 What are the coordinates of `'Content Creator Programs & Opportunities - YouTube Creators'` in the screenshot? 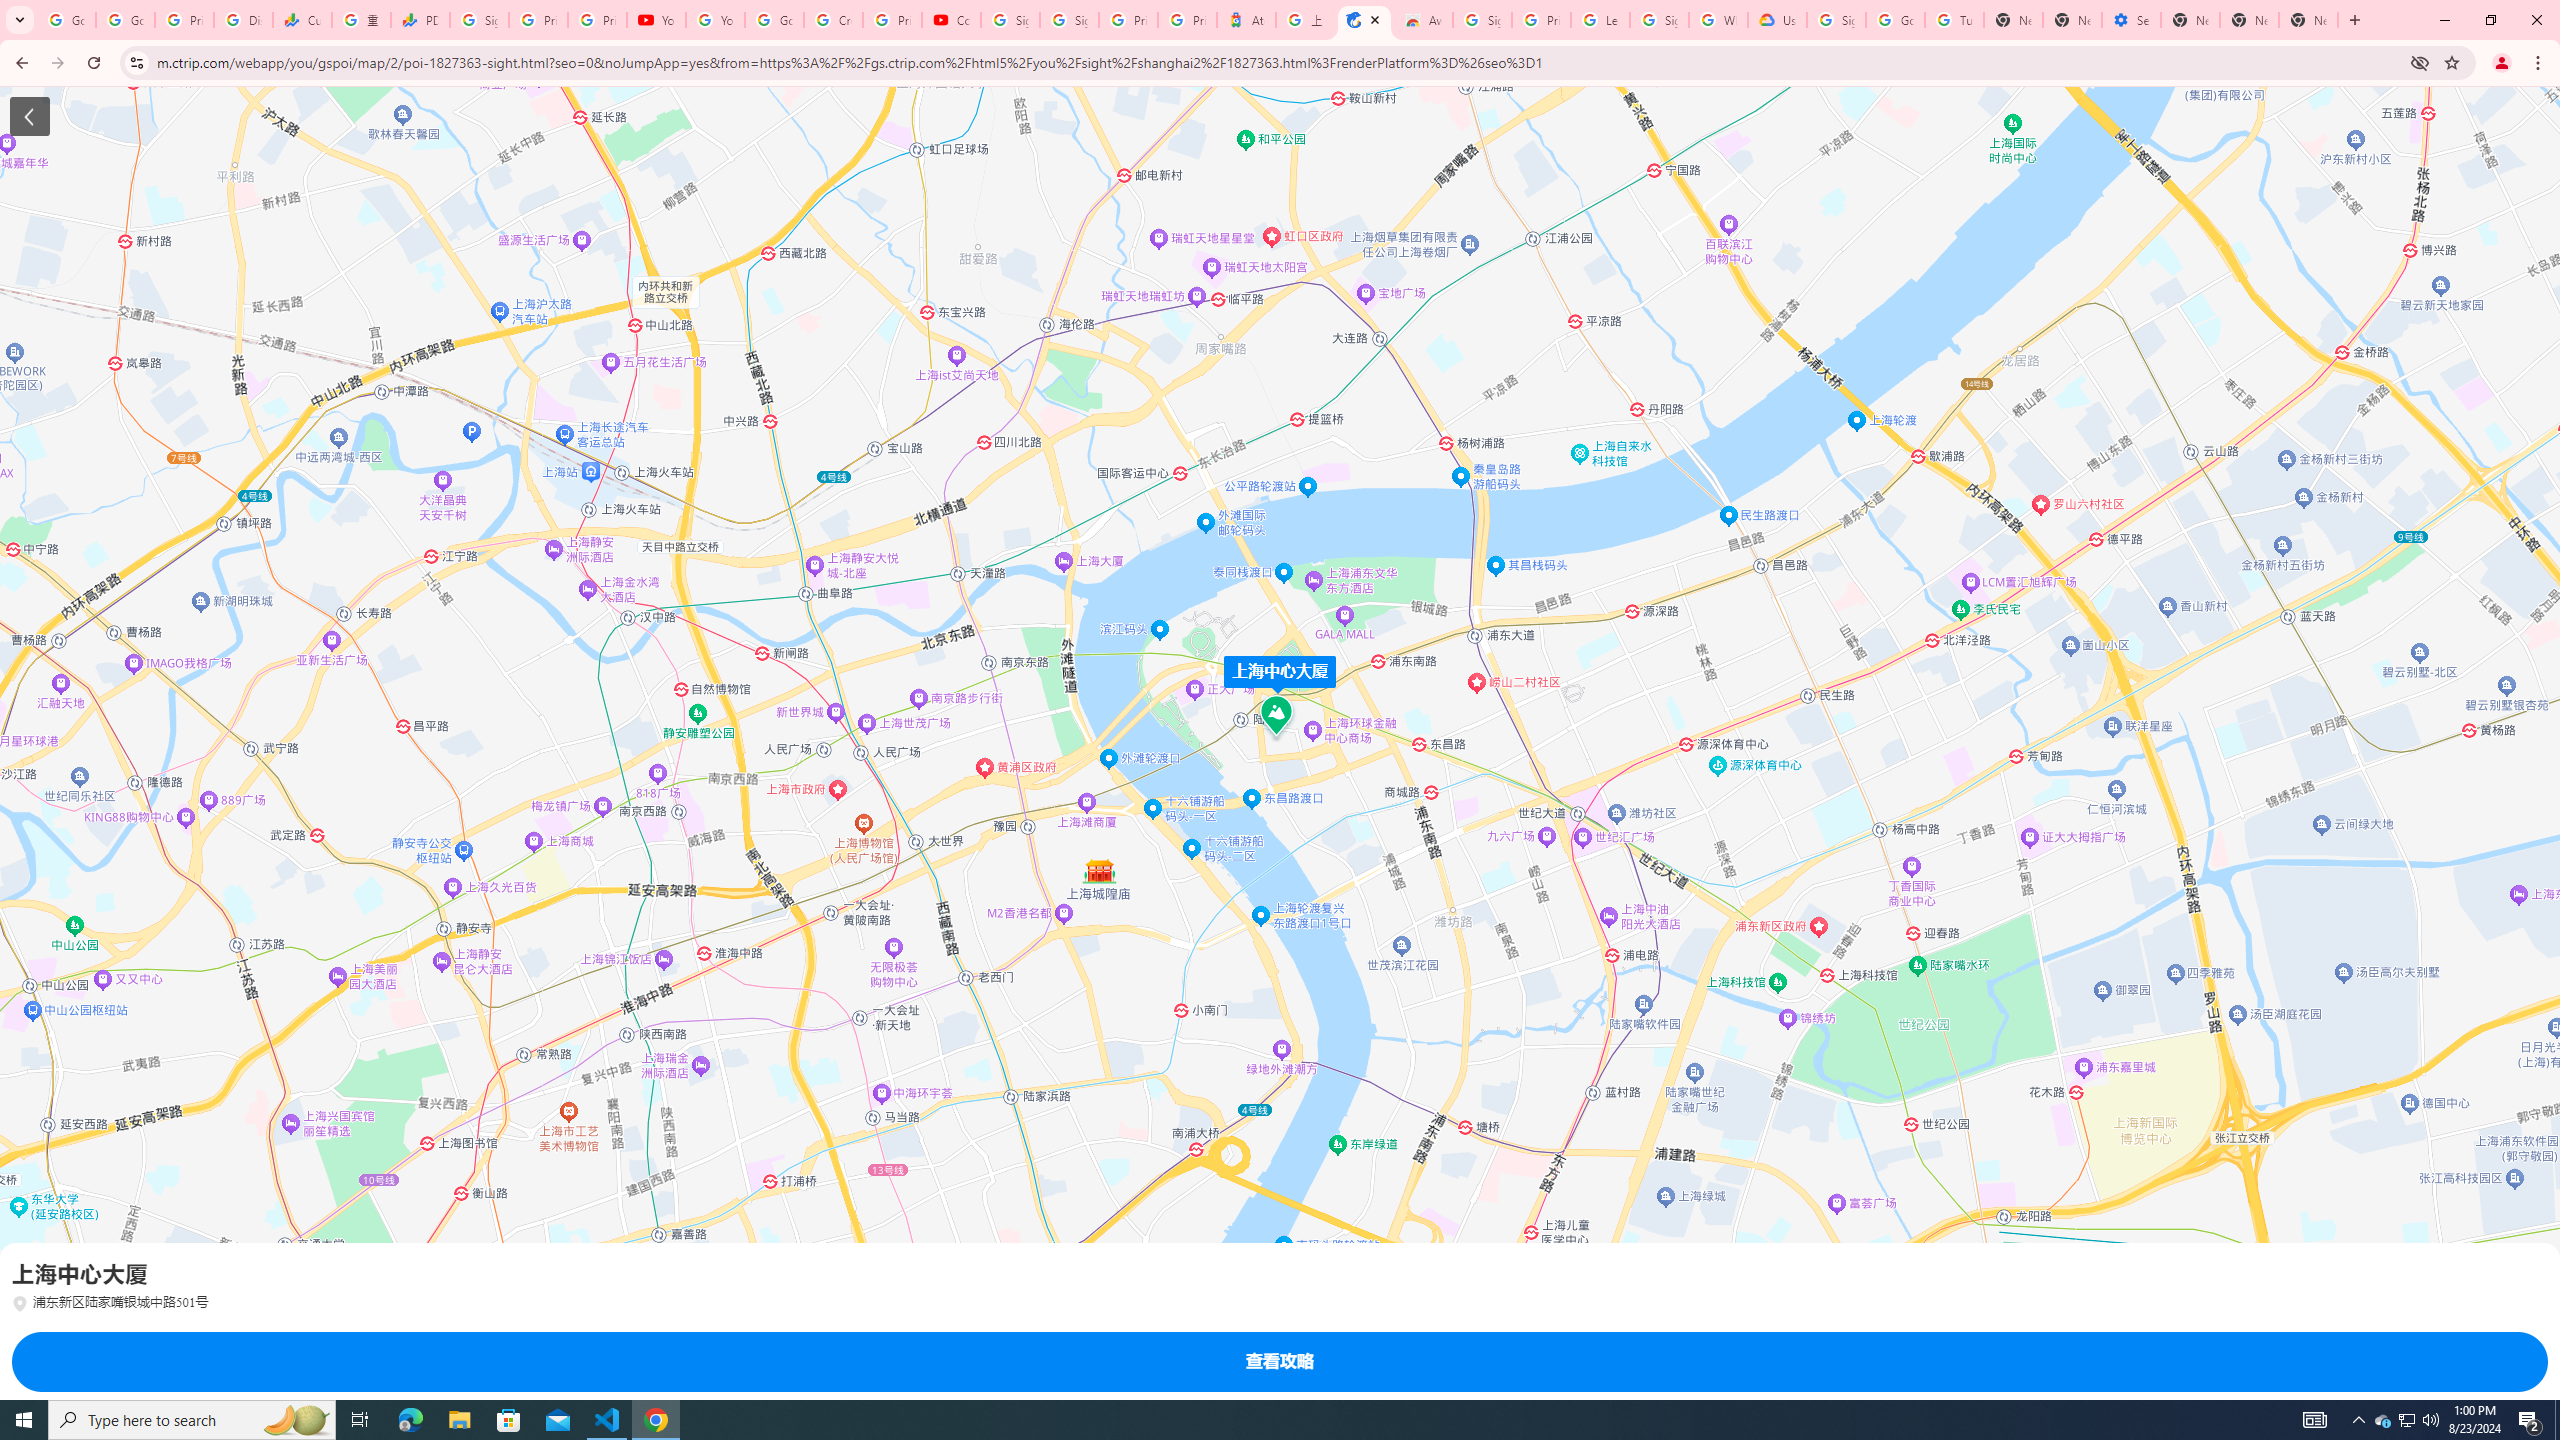 It's located at (951, 19).